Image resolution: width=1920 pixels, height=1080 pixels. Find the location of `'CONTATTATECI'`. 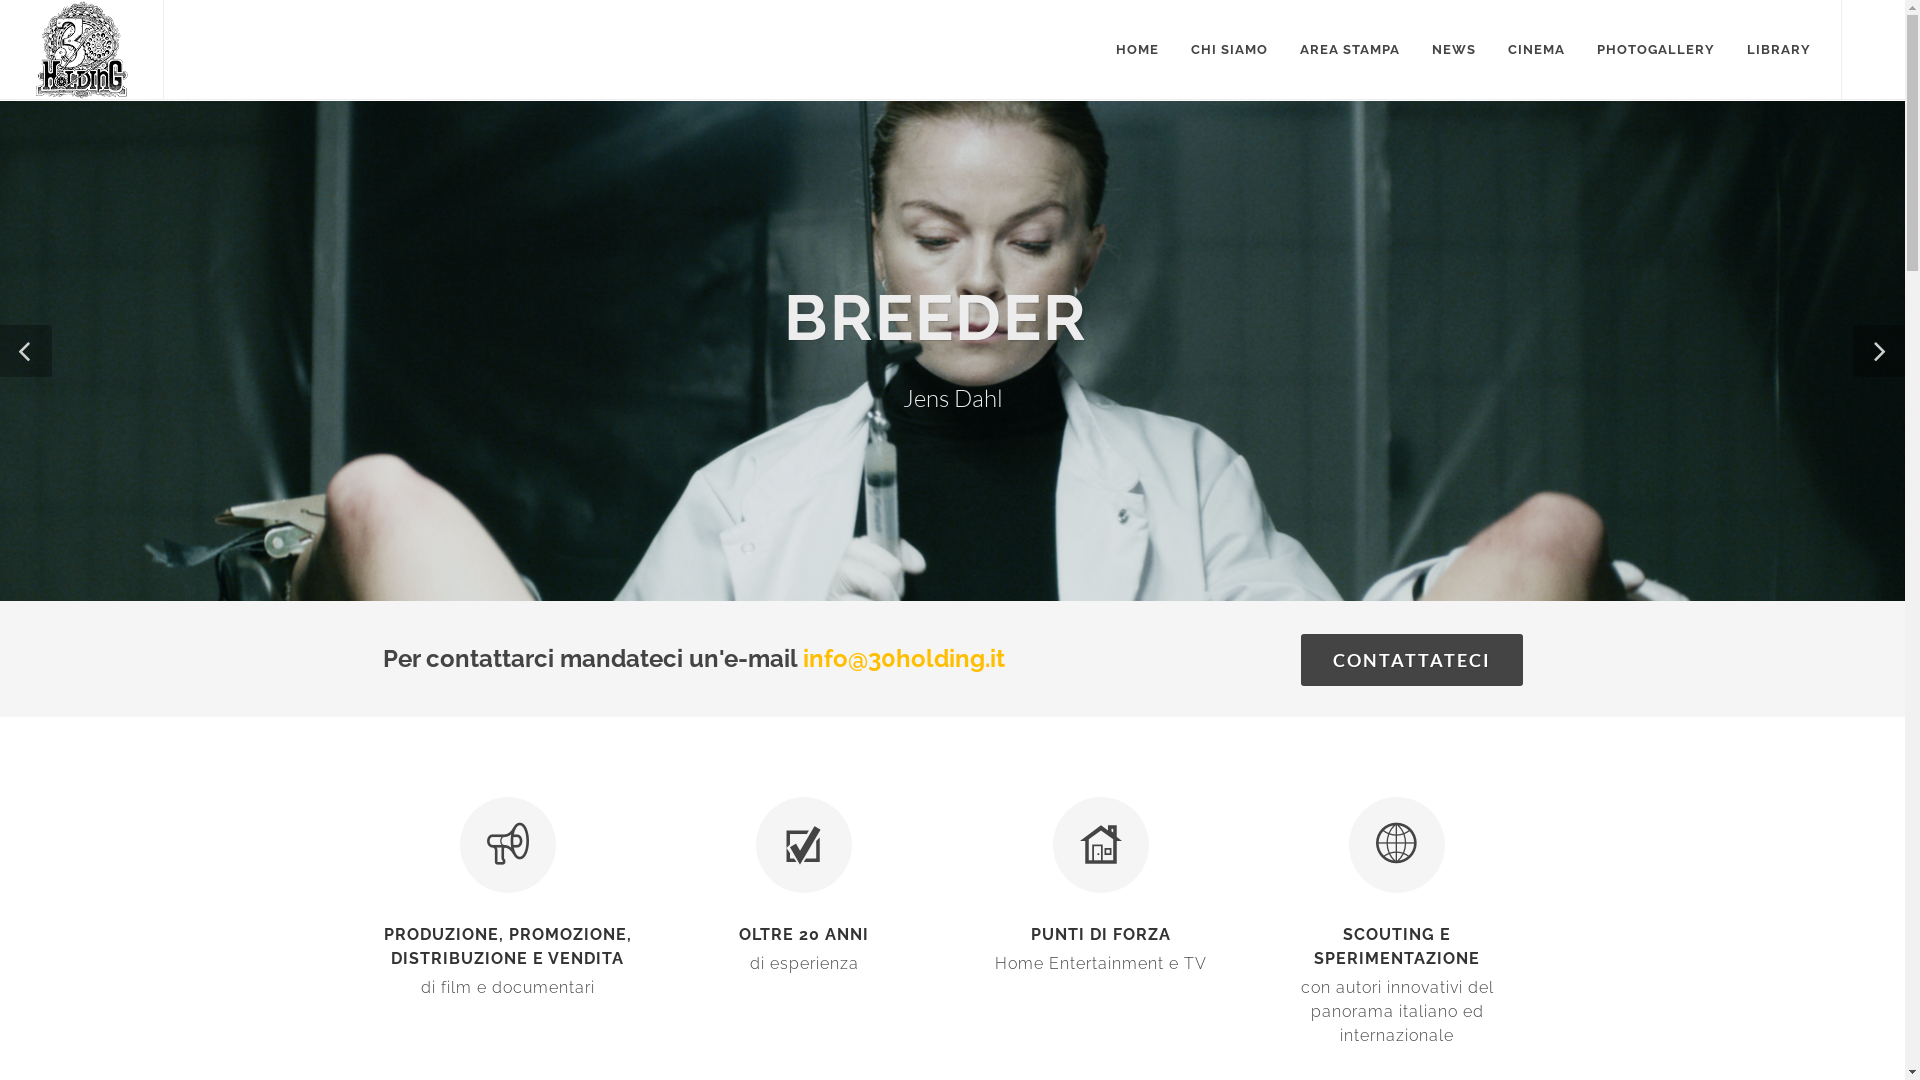

'CONTATTATECI' is located at coordinates (1300, 659).